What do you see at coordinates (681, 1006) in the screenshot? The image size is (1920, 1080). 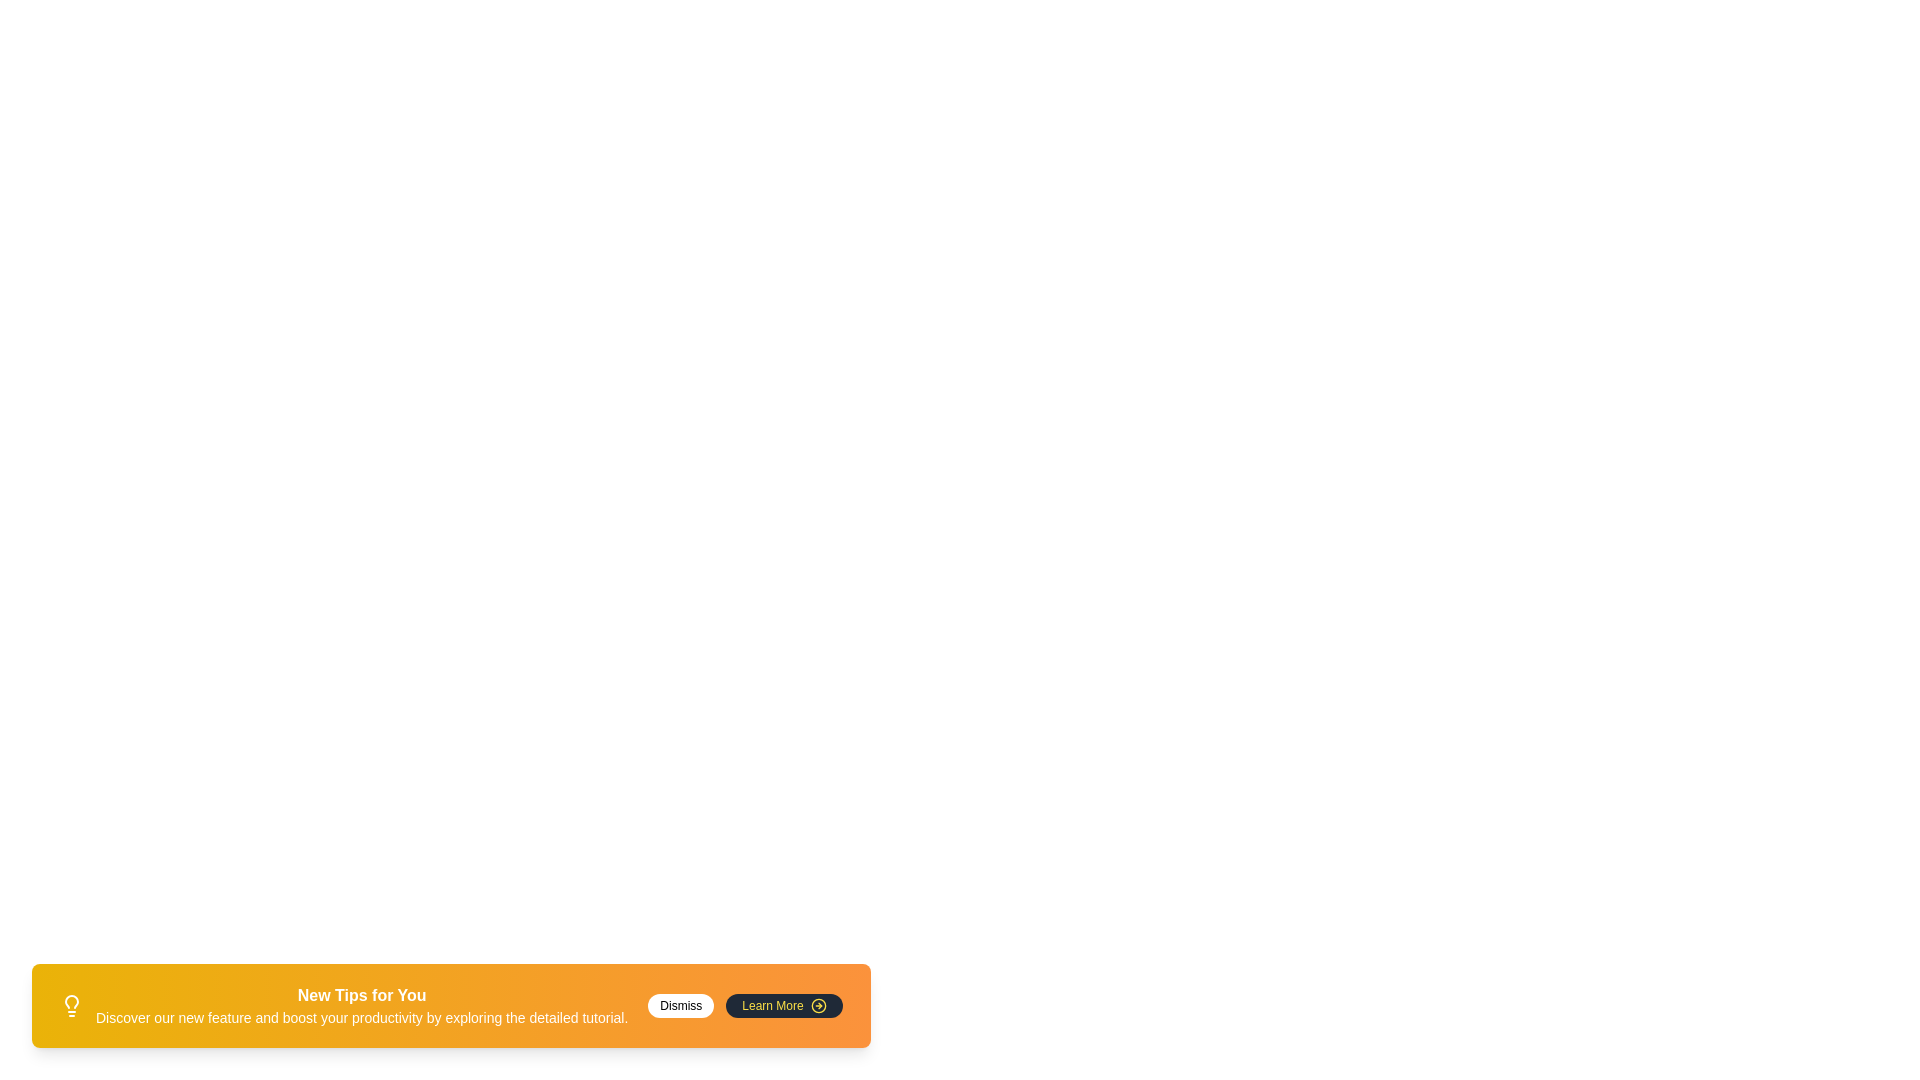 I see `the dismiss button to close the snackbar` at bounding box center [681, 1006].